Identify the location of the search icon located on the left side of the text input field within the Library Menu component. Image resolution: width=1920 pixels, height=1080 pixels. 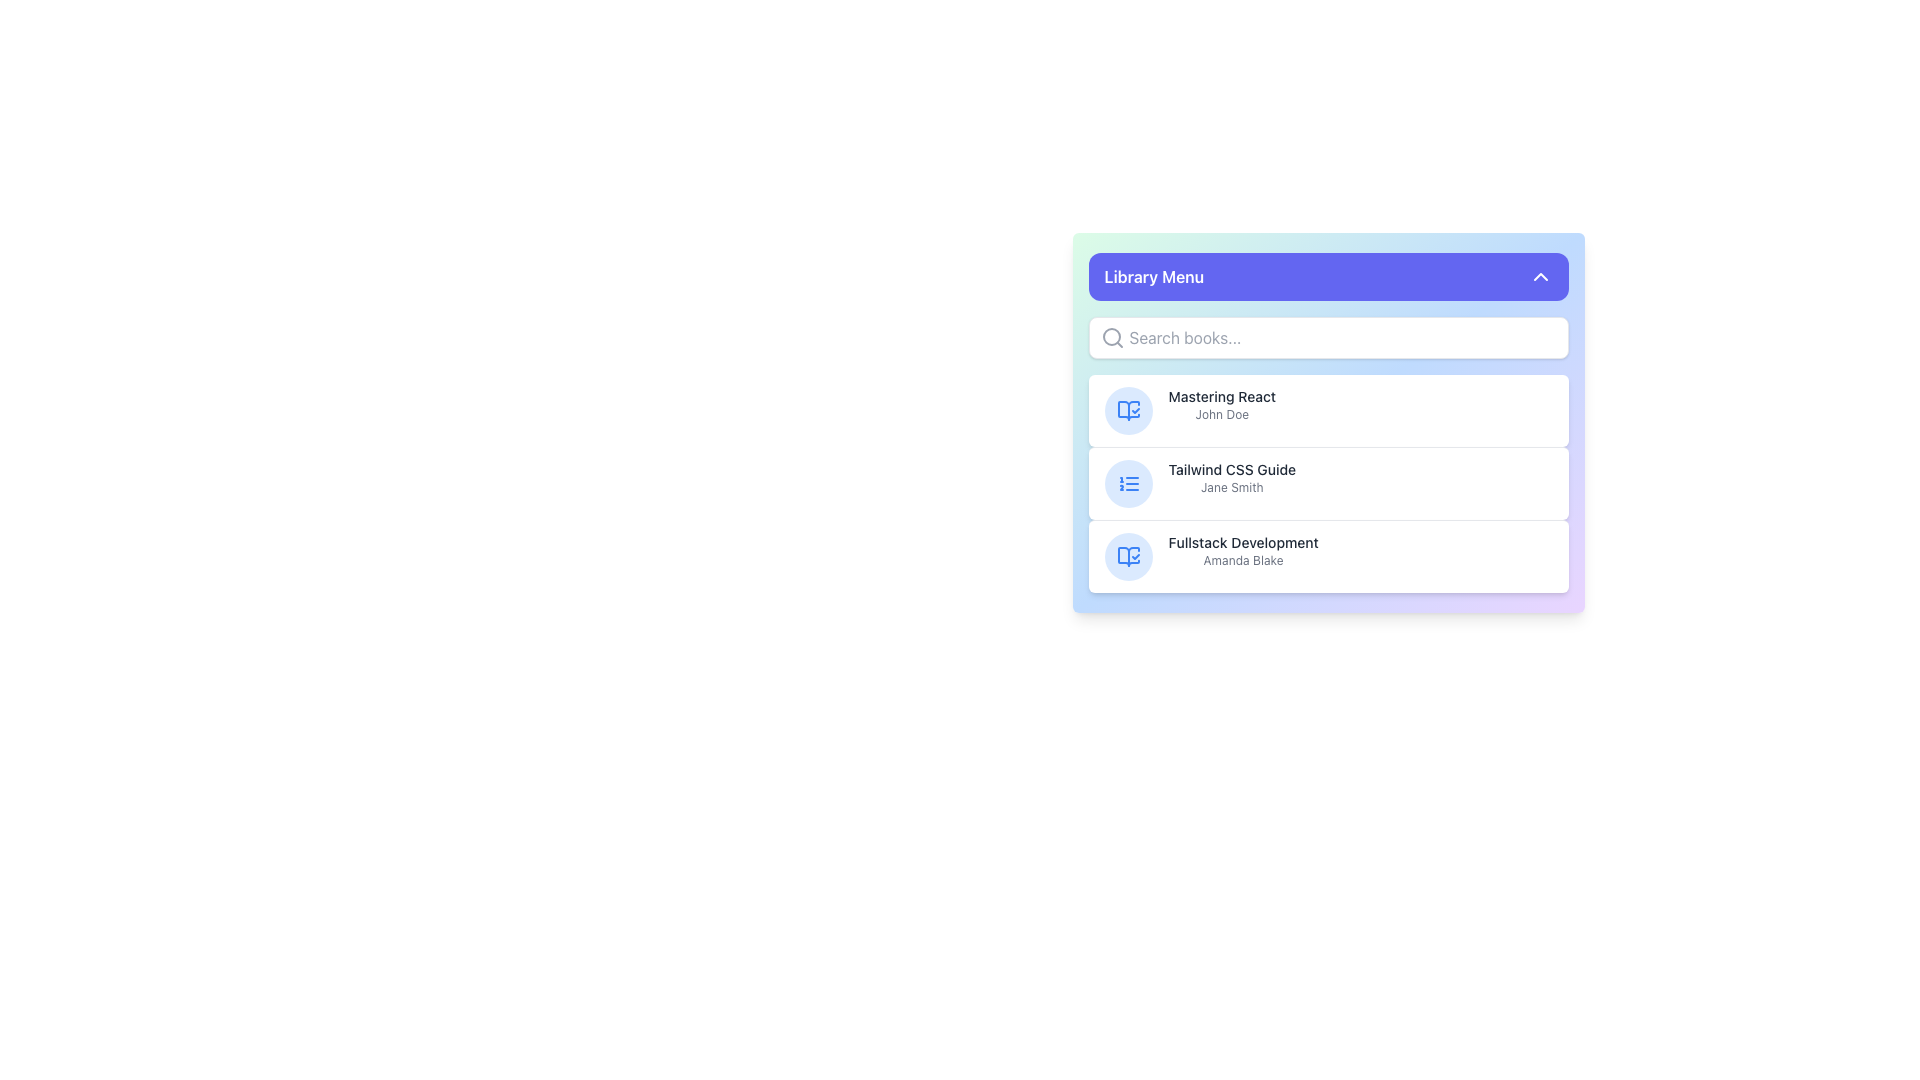
(1111, 337).